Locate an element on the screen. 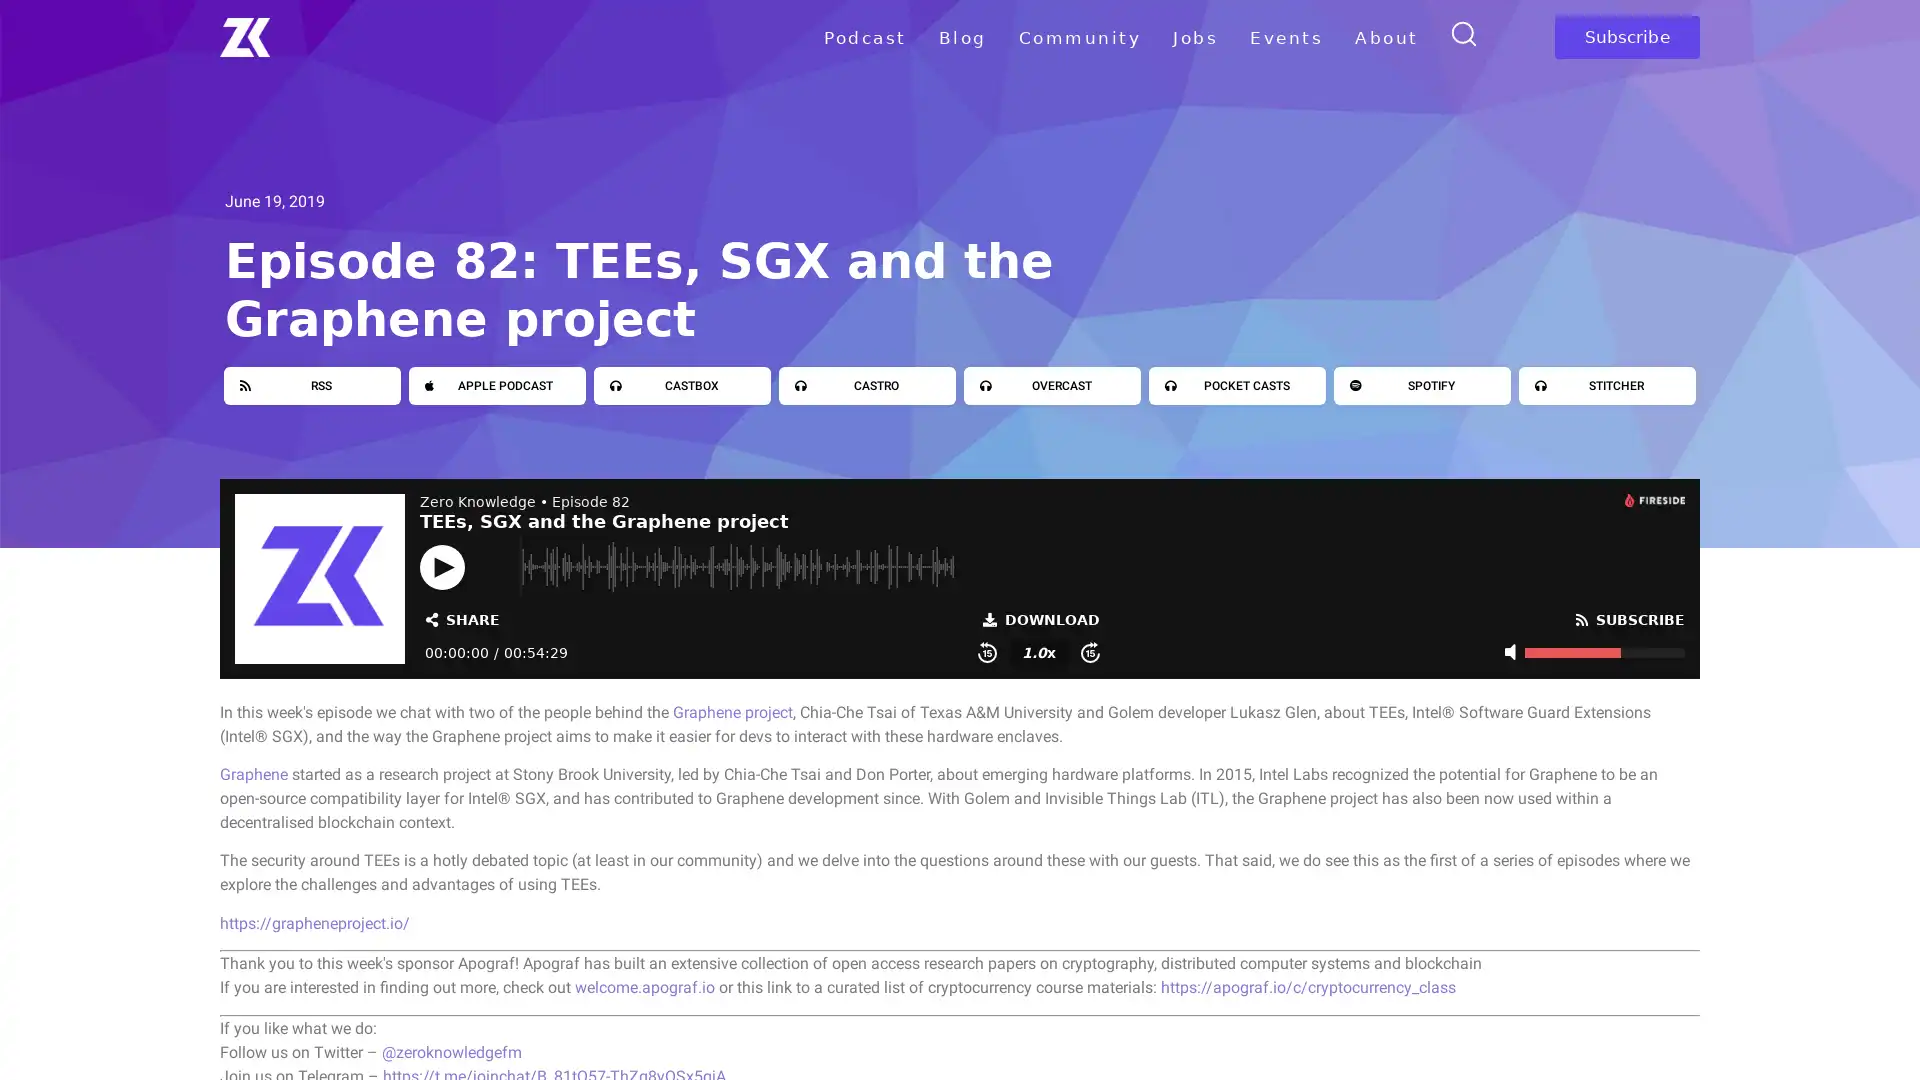 The width and height of the screenshot is (1920, 1080). CASTBOX is located at coordinates (682, 385).